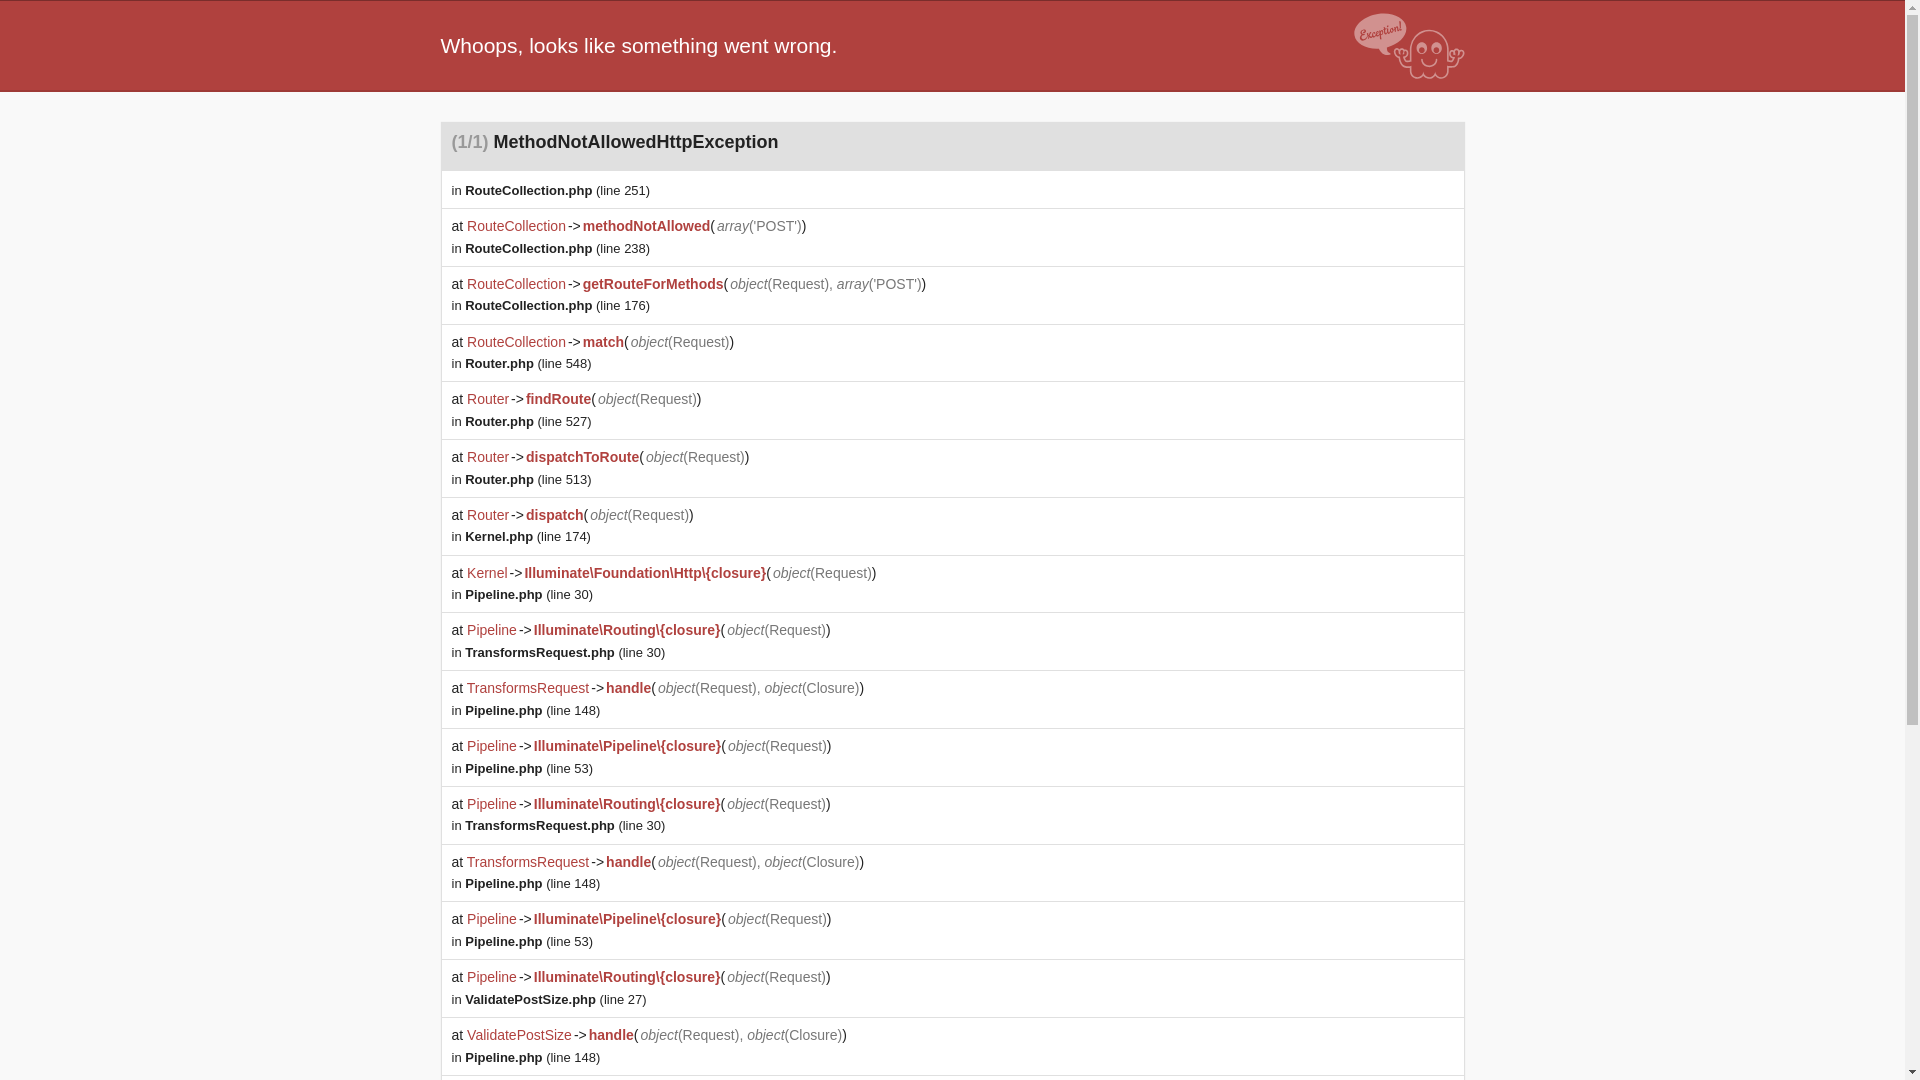  Describe the element at coordinates (464, 652) in the screenshot. I see `'TransformsRequest.php (line 30)'` at that location.